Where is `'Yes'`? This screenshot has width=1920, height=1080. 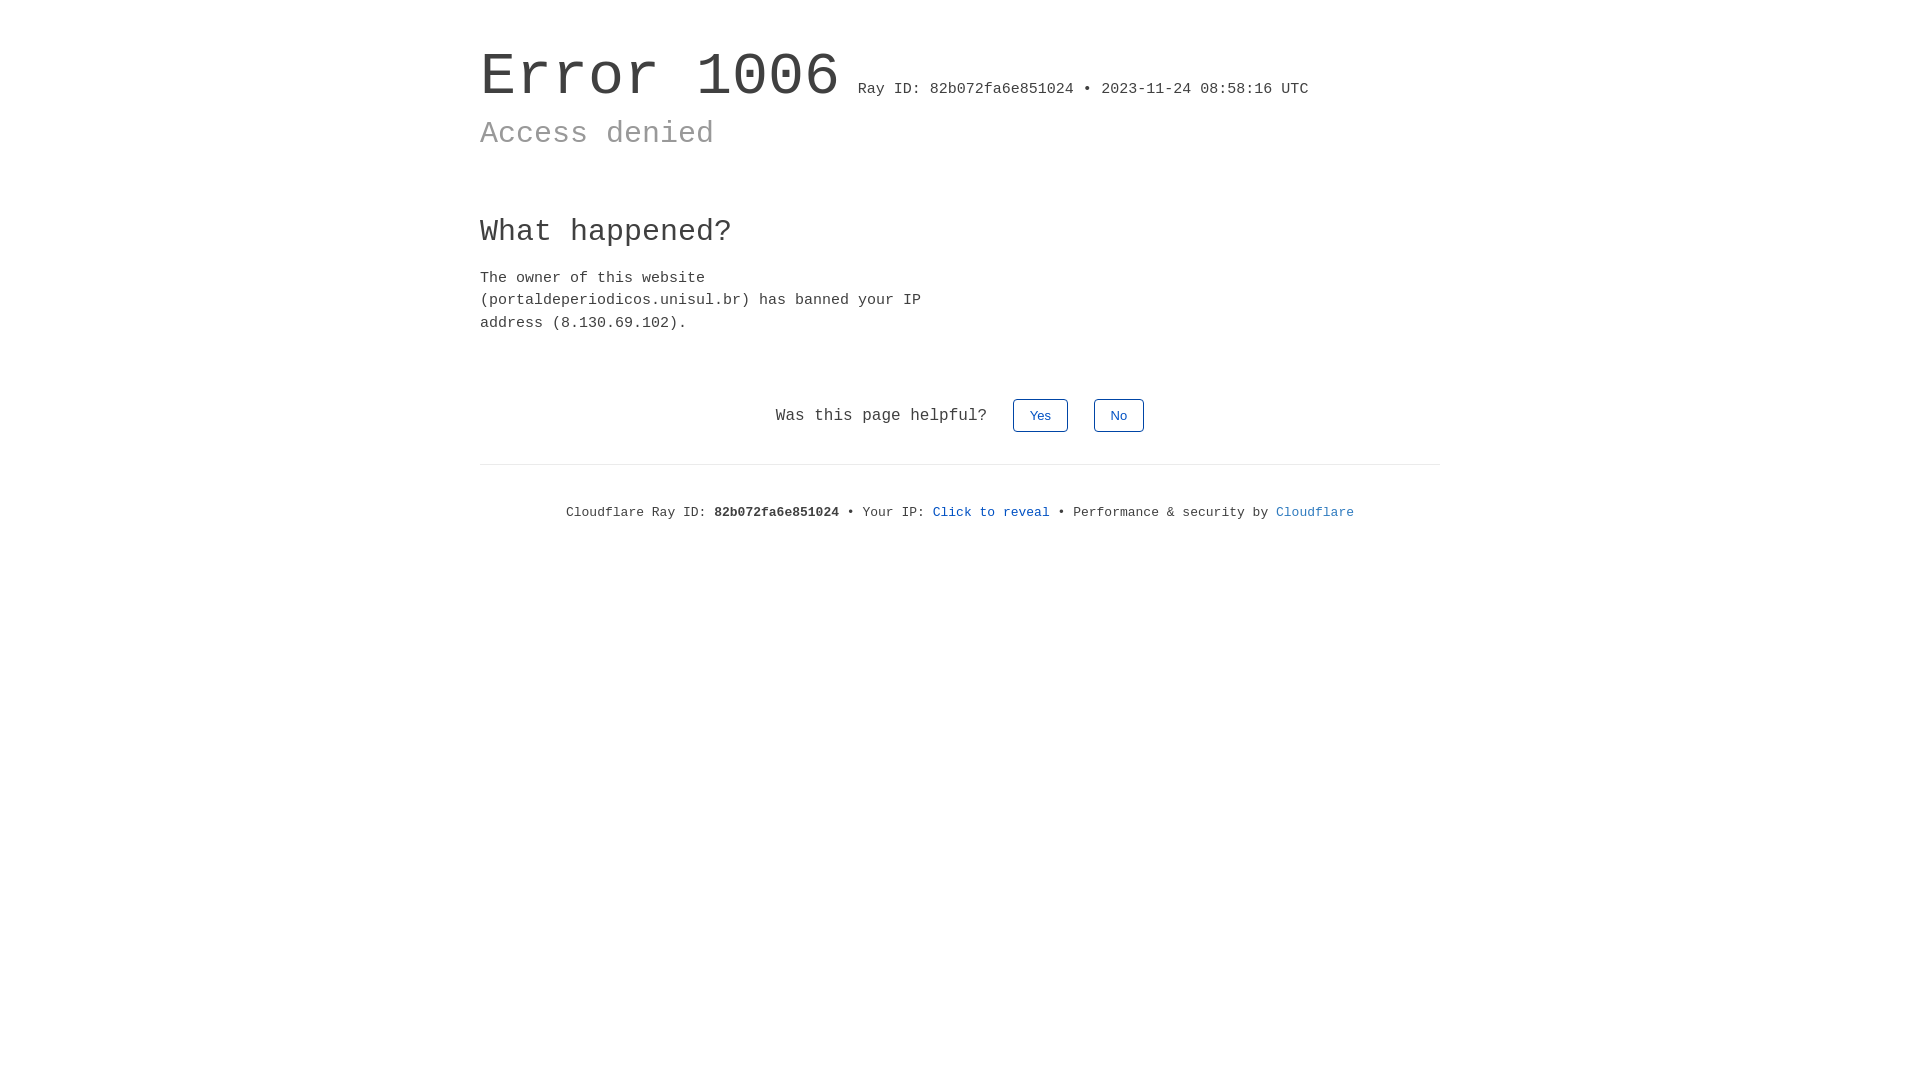 'Yes' is located at coordinates (1040, 414).